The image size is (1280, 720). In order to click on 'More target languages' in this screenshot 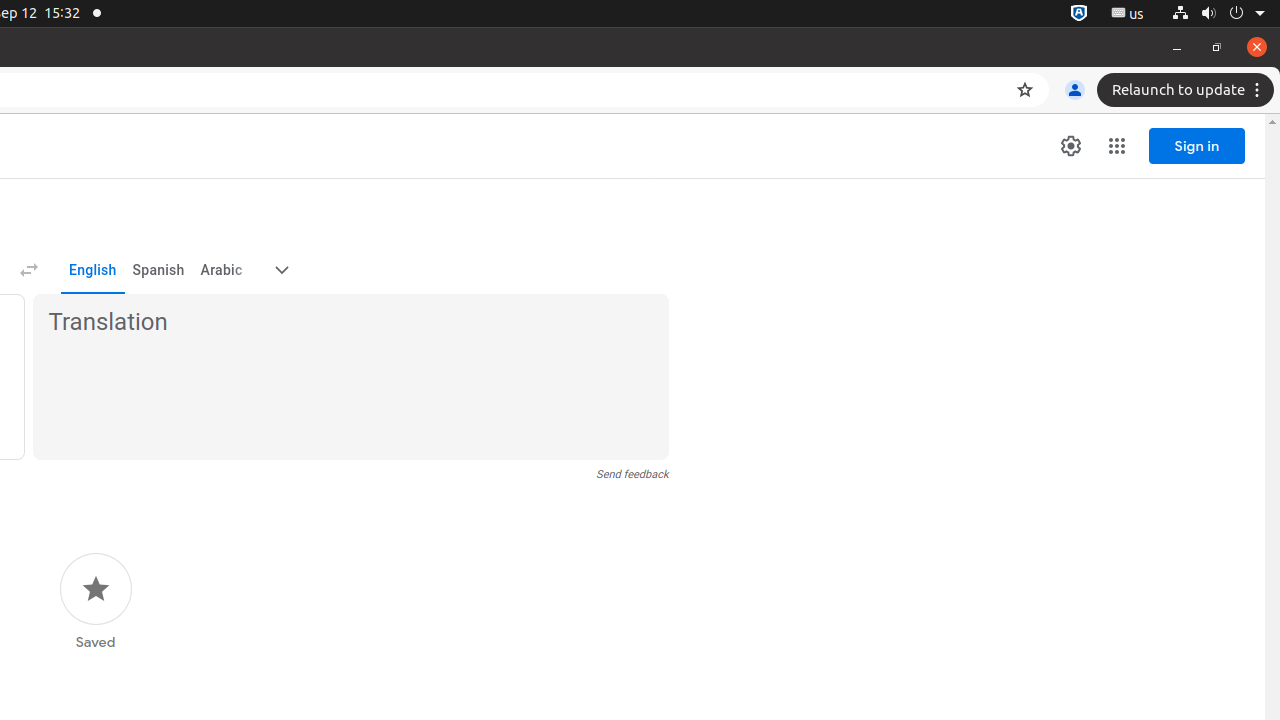, I will do `click(280, 270)`.